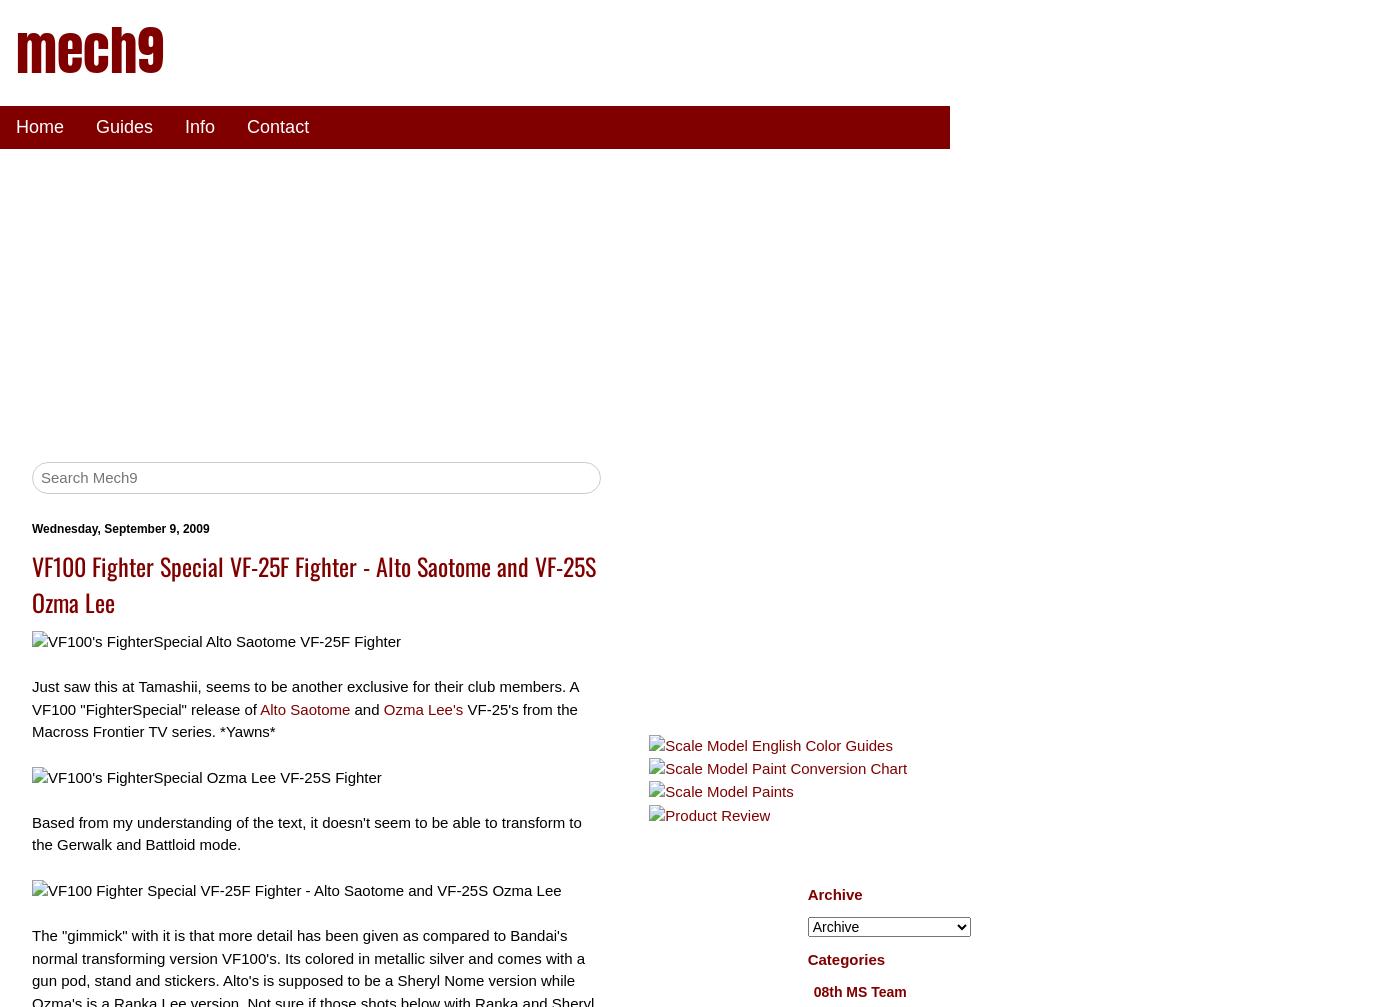 Image resolution: width=1388 pixels, height=1007 pixels. What do you see at coordinates (312, 582) in the screenshot?
I see `'VF100 Fighter Special VF-25F Fighter - Alto Saotome and VF-25S Ozma Lee'` at bounding box center [312, 582].